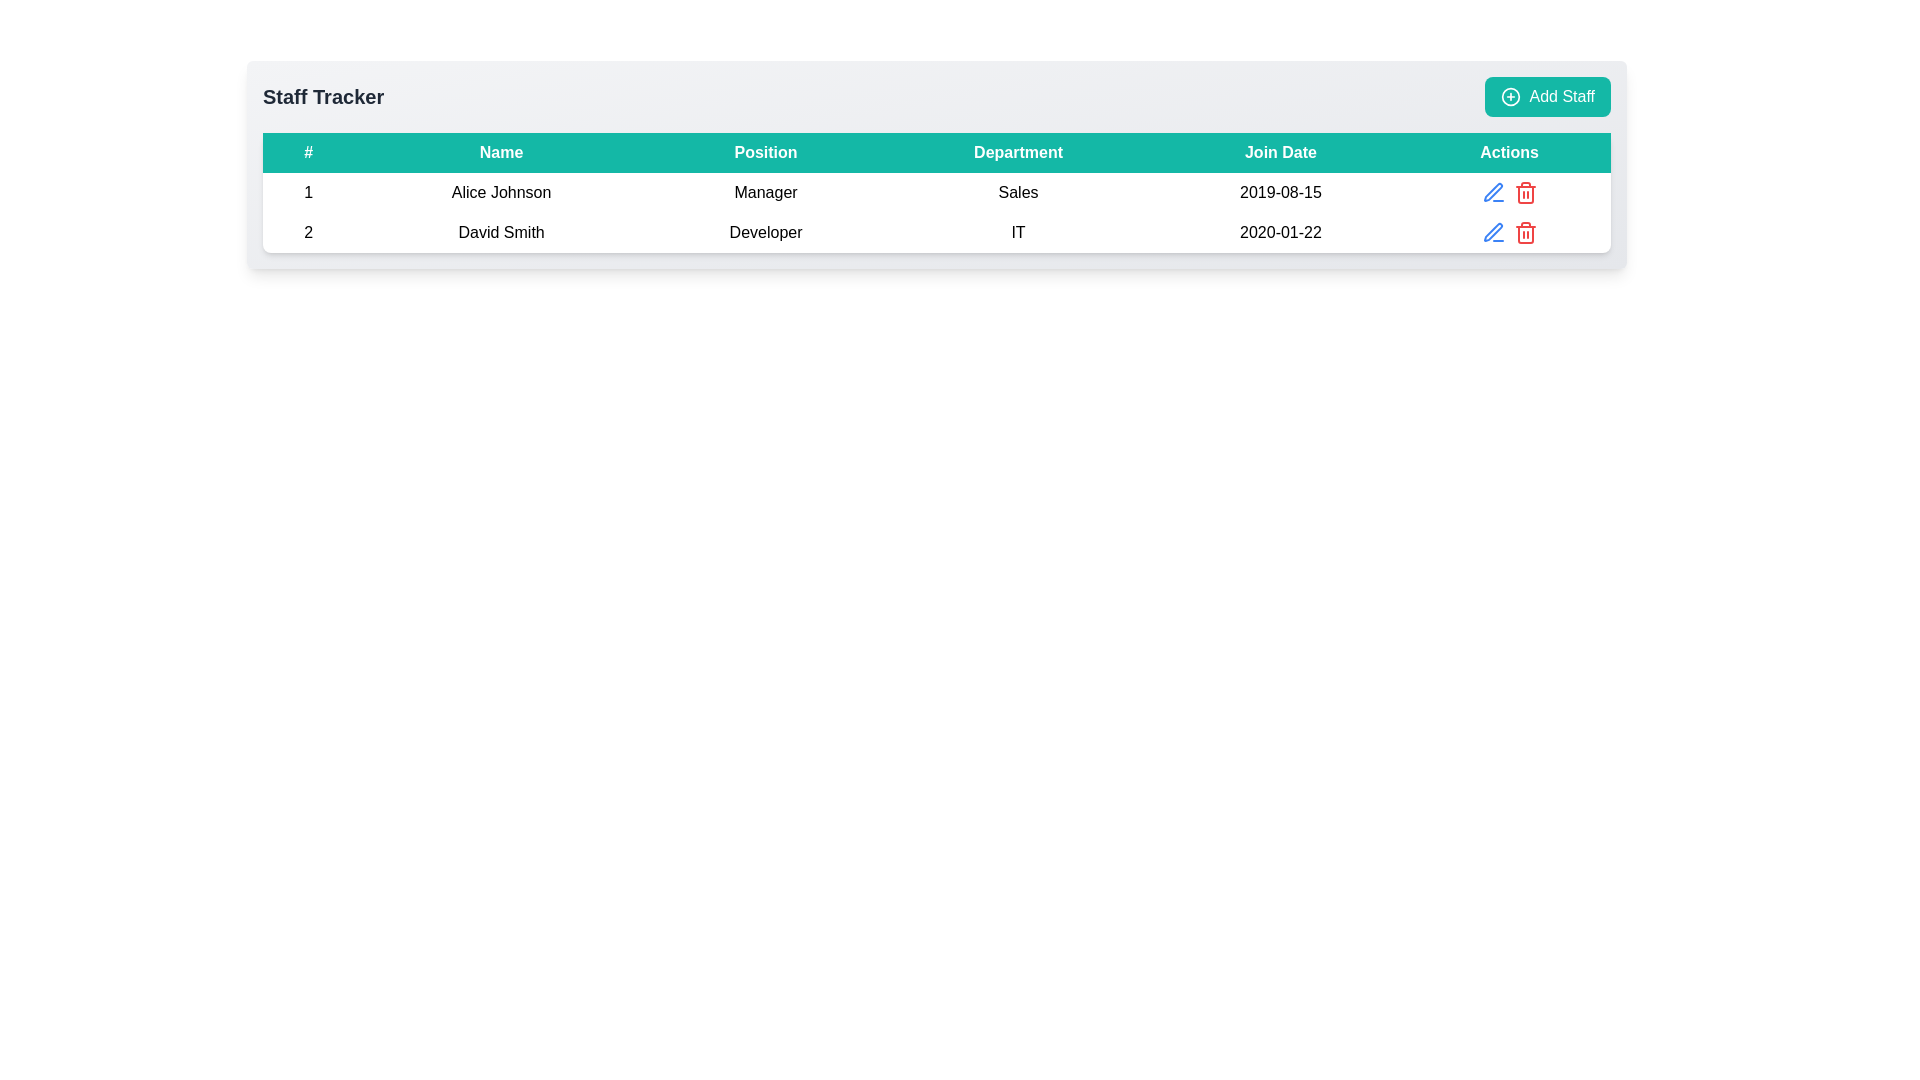 The width and height of the screenshot is (1920, 1080). What do you see at coordinates (1511, 96) in the screenshot?
I see `the circular 'Add Staff' button icon located at the top-right corner of the interface` at bounding box center [1511, 96].